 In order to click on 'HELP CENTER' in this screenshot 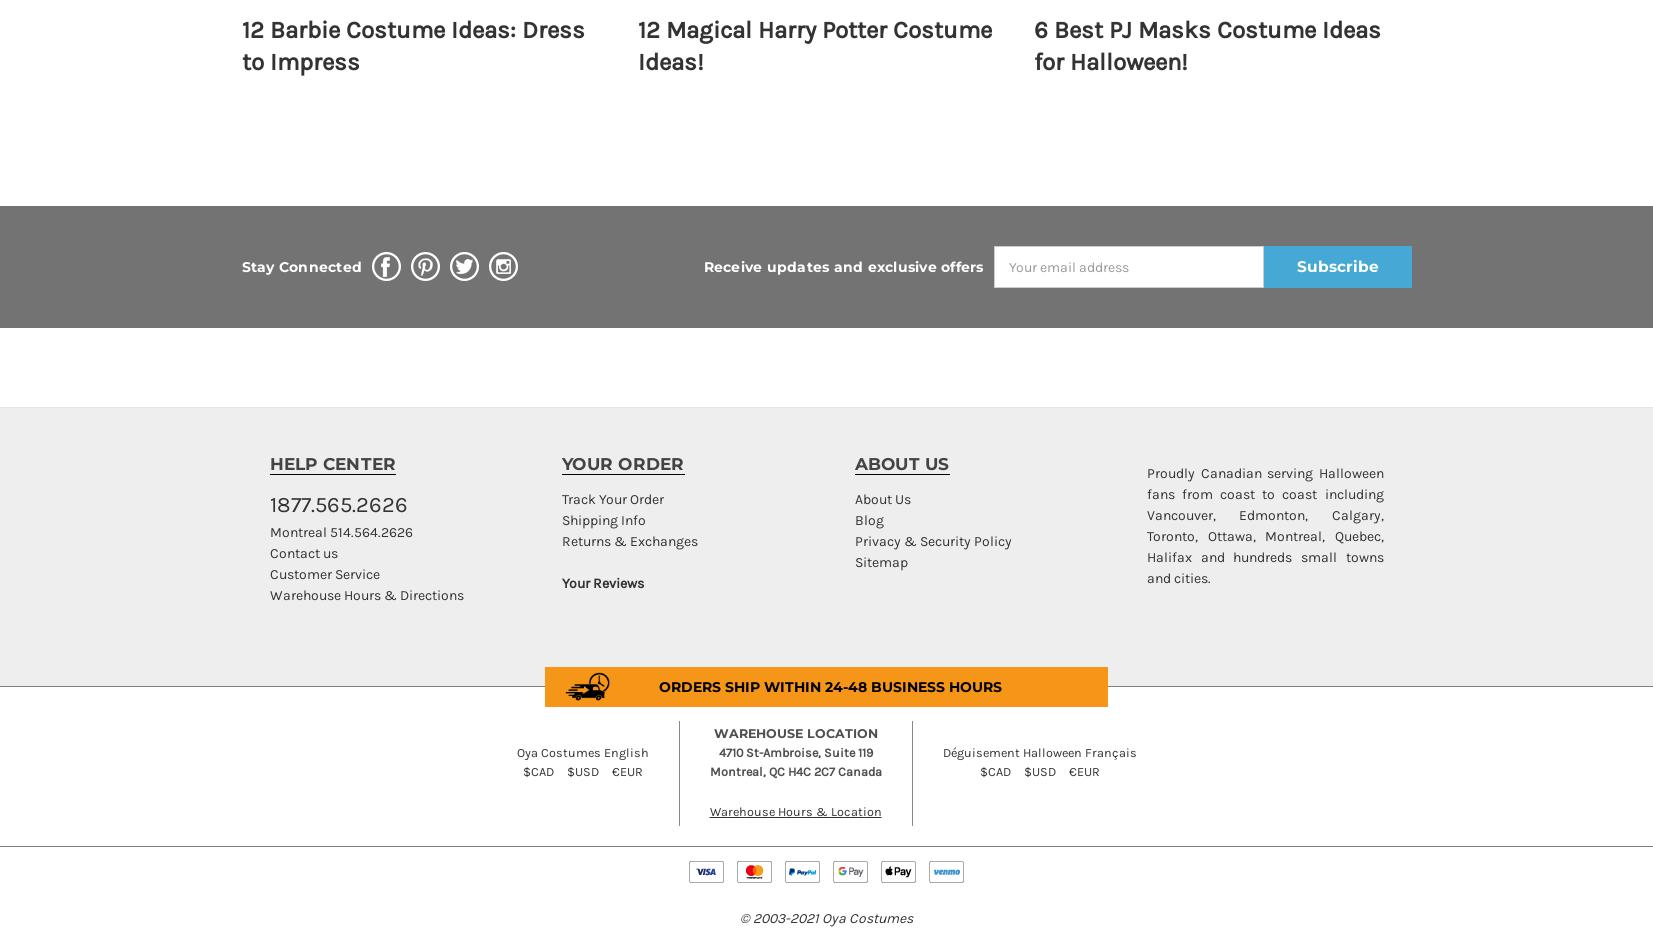, I will do `click(331, 463)`.